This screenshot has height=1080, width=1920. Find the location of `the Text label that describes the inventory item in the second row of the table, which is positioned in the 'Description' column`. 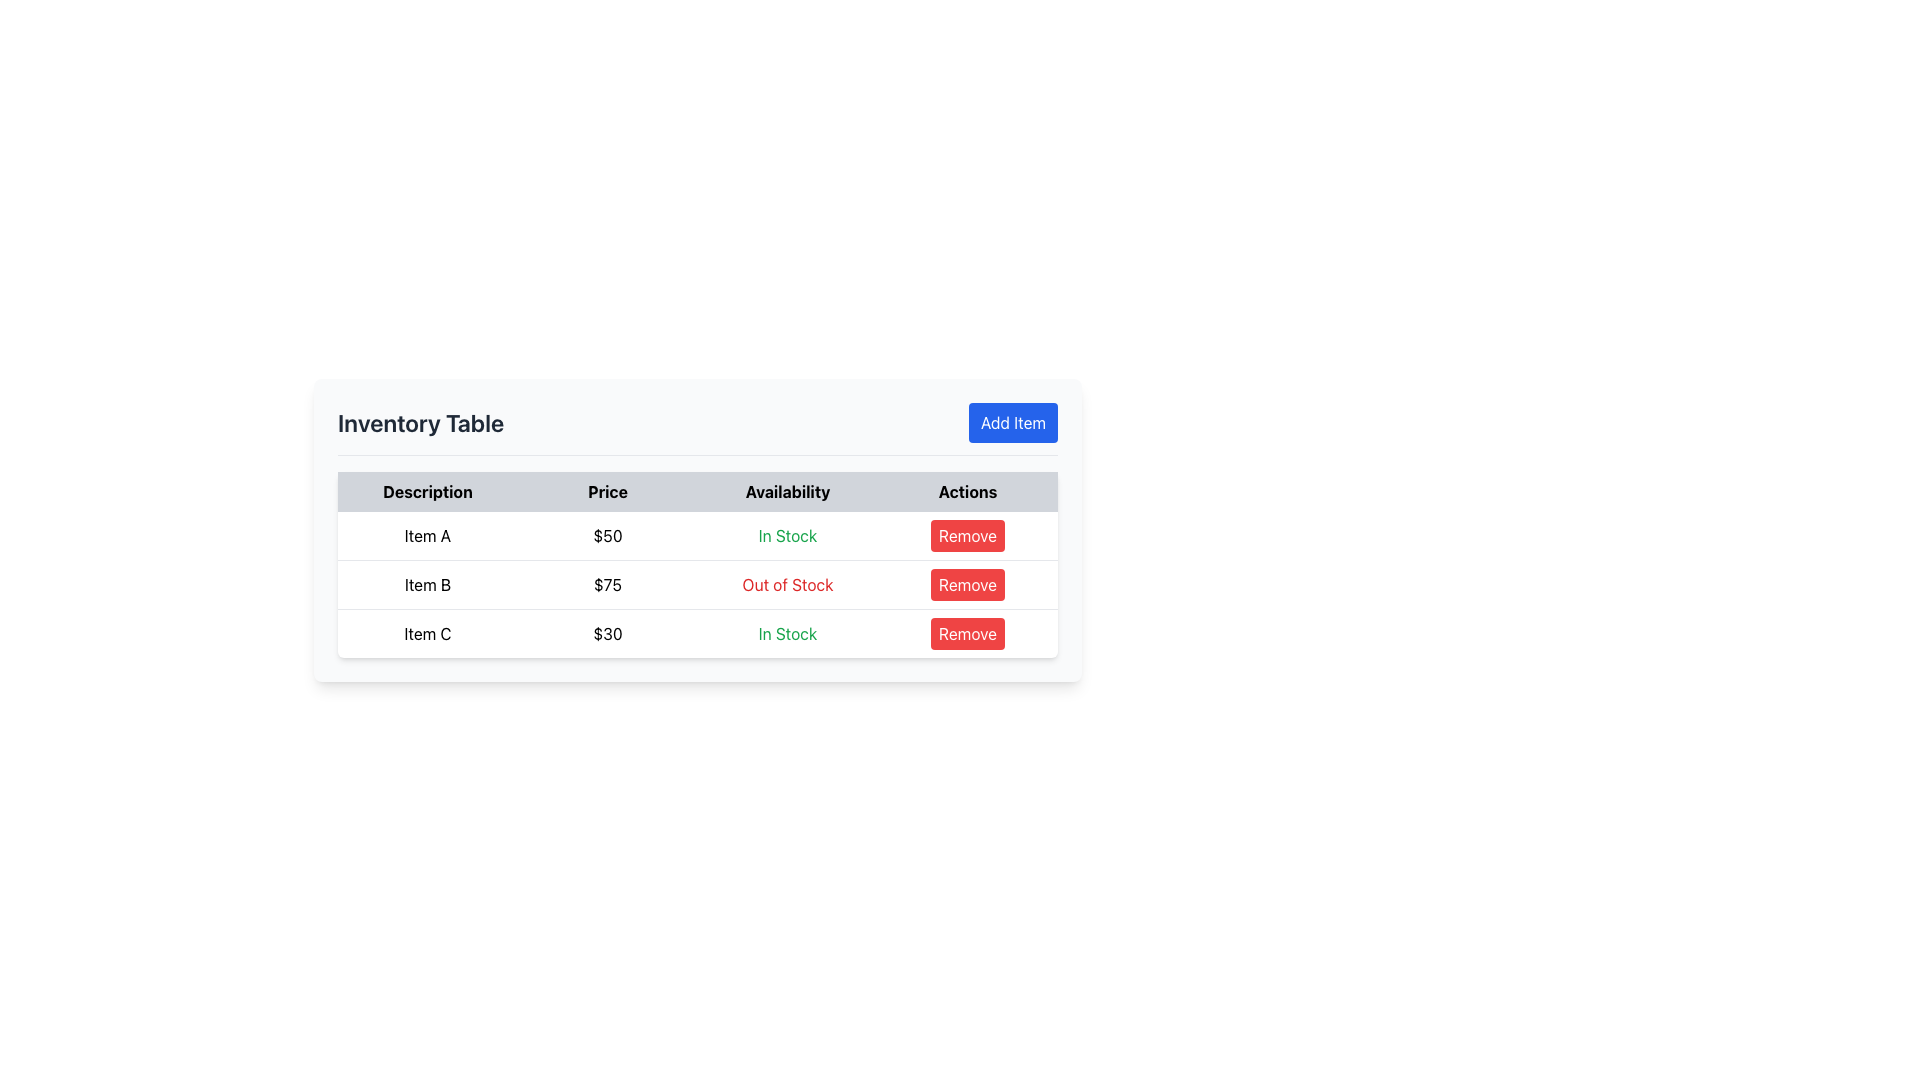

the Text label that describes the inventory item in the second row of the table, which is positioned in the 'Description' column is located at coordinates (426, 585).